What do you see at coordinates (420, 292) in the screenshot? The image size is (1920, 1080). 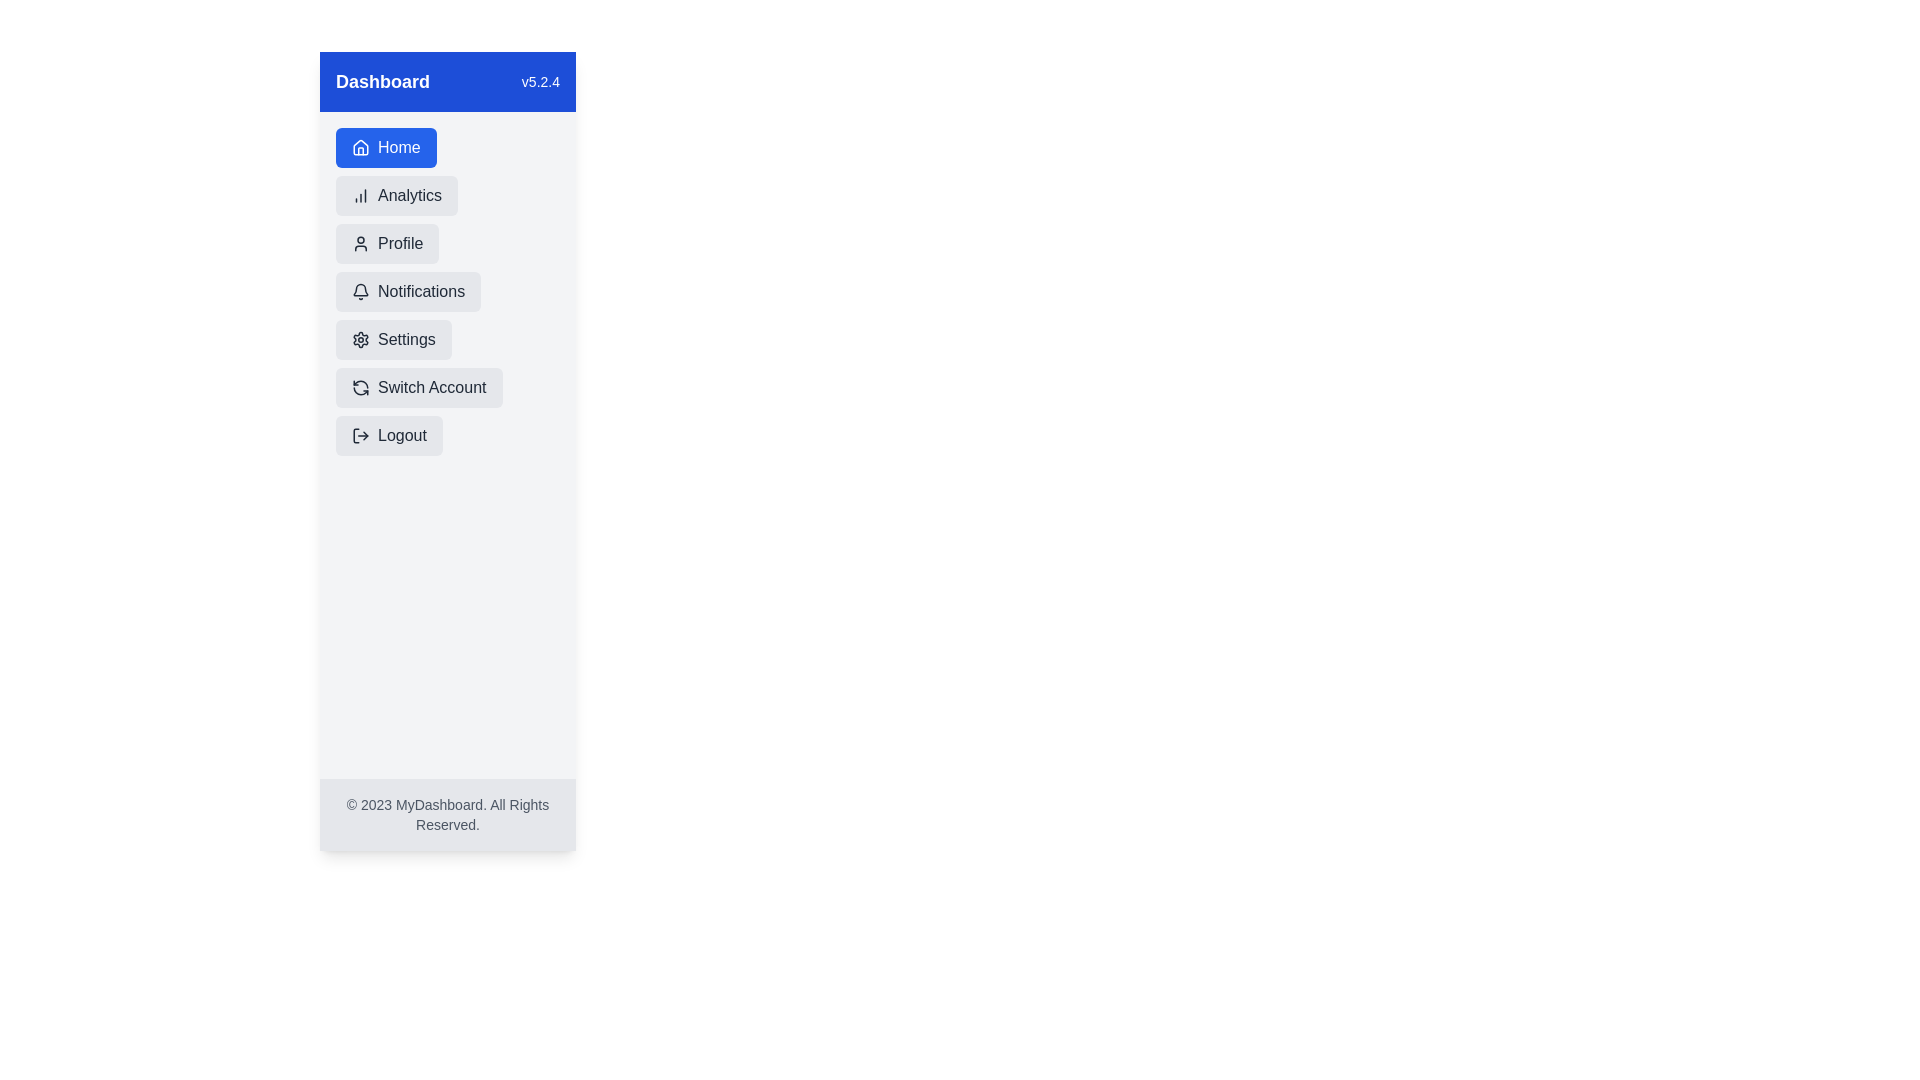 I see `the 'Notifications' text label within the sidebar navigation menu` at bounding box center [420, 292].